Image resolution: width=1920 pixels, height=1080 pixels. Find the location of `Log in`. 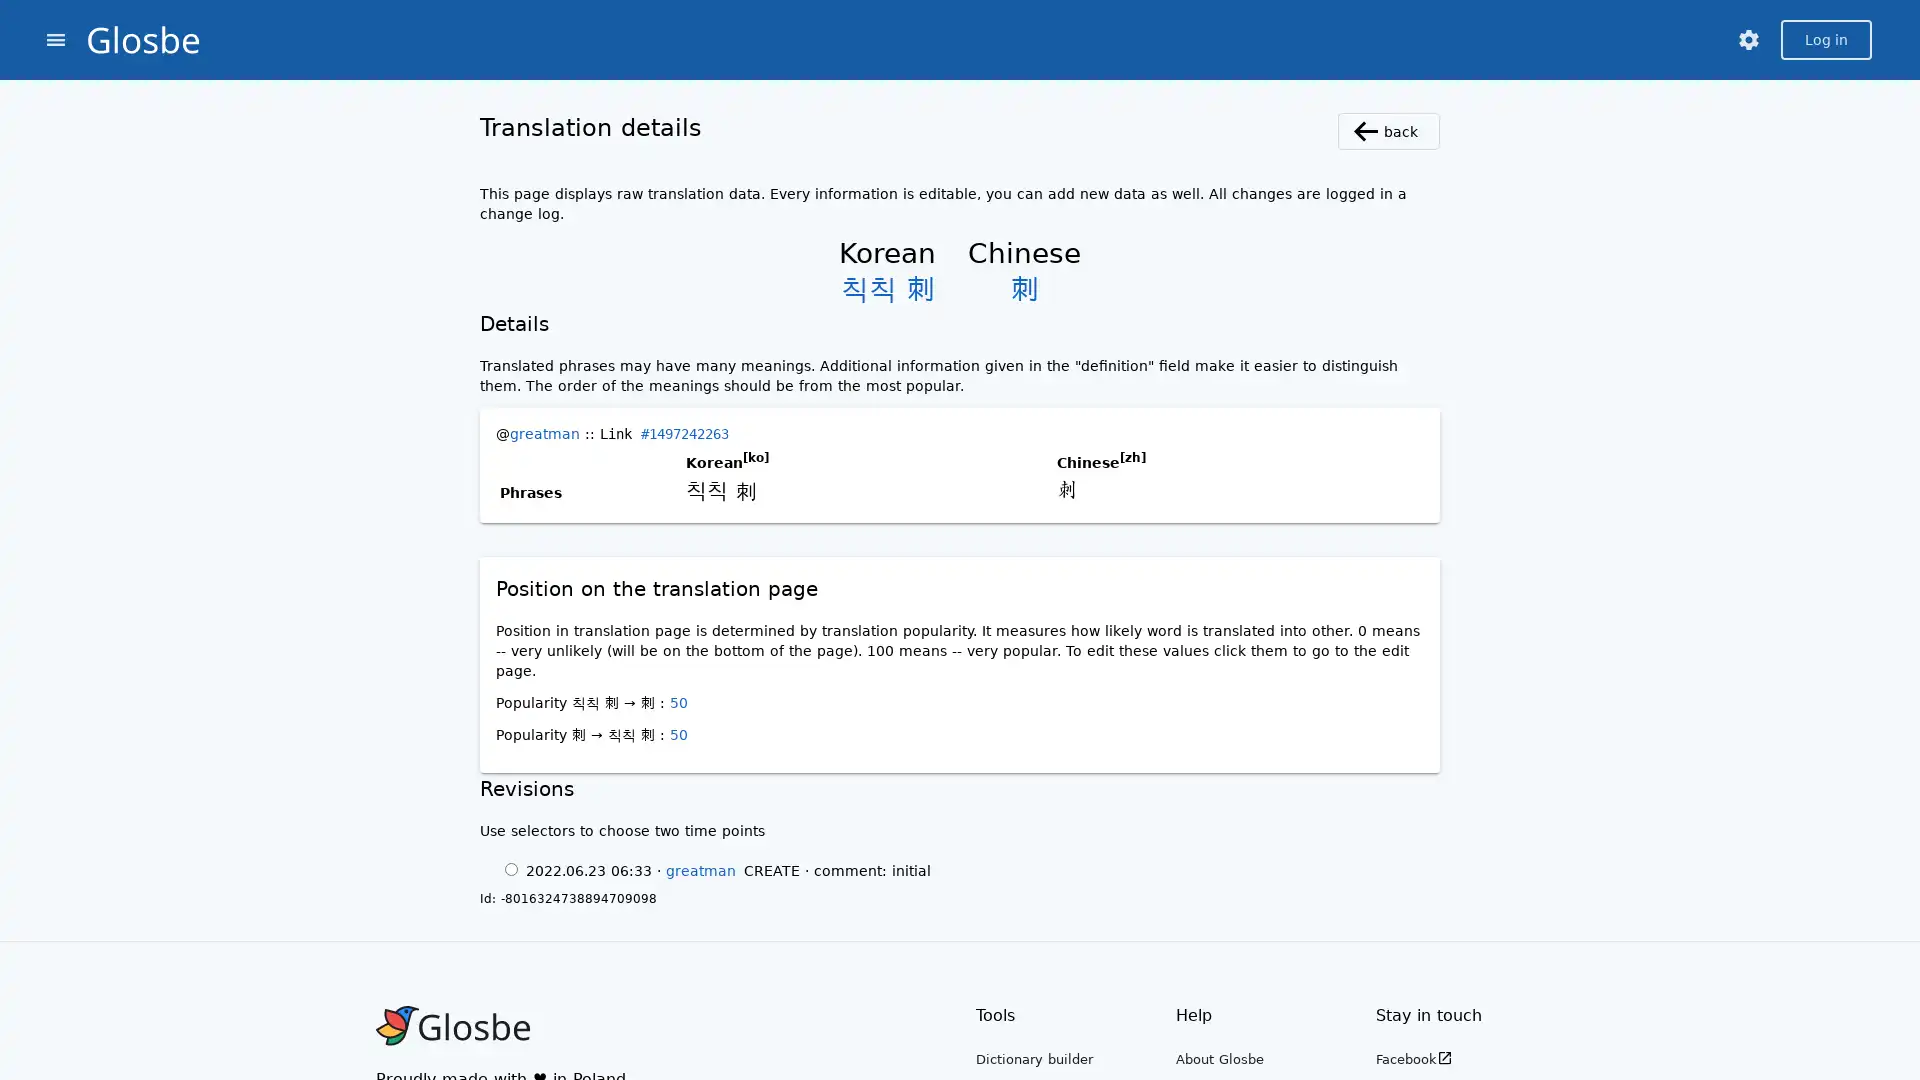

Log in is located at coordinates (1826, 39).